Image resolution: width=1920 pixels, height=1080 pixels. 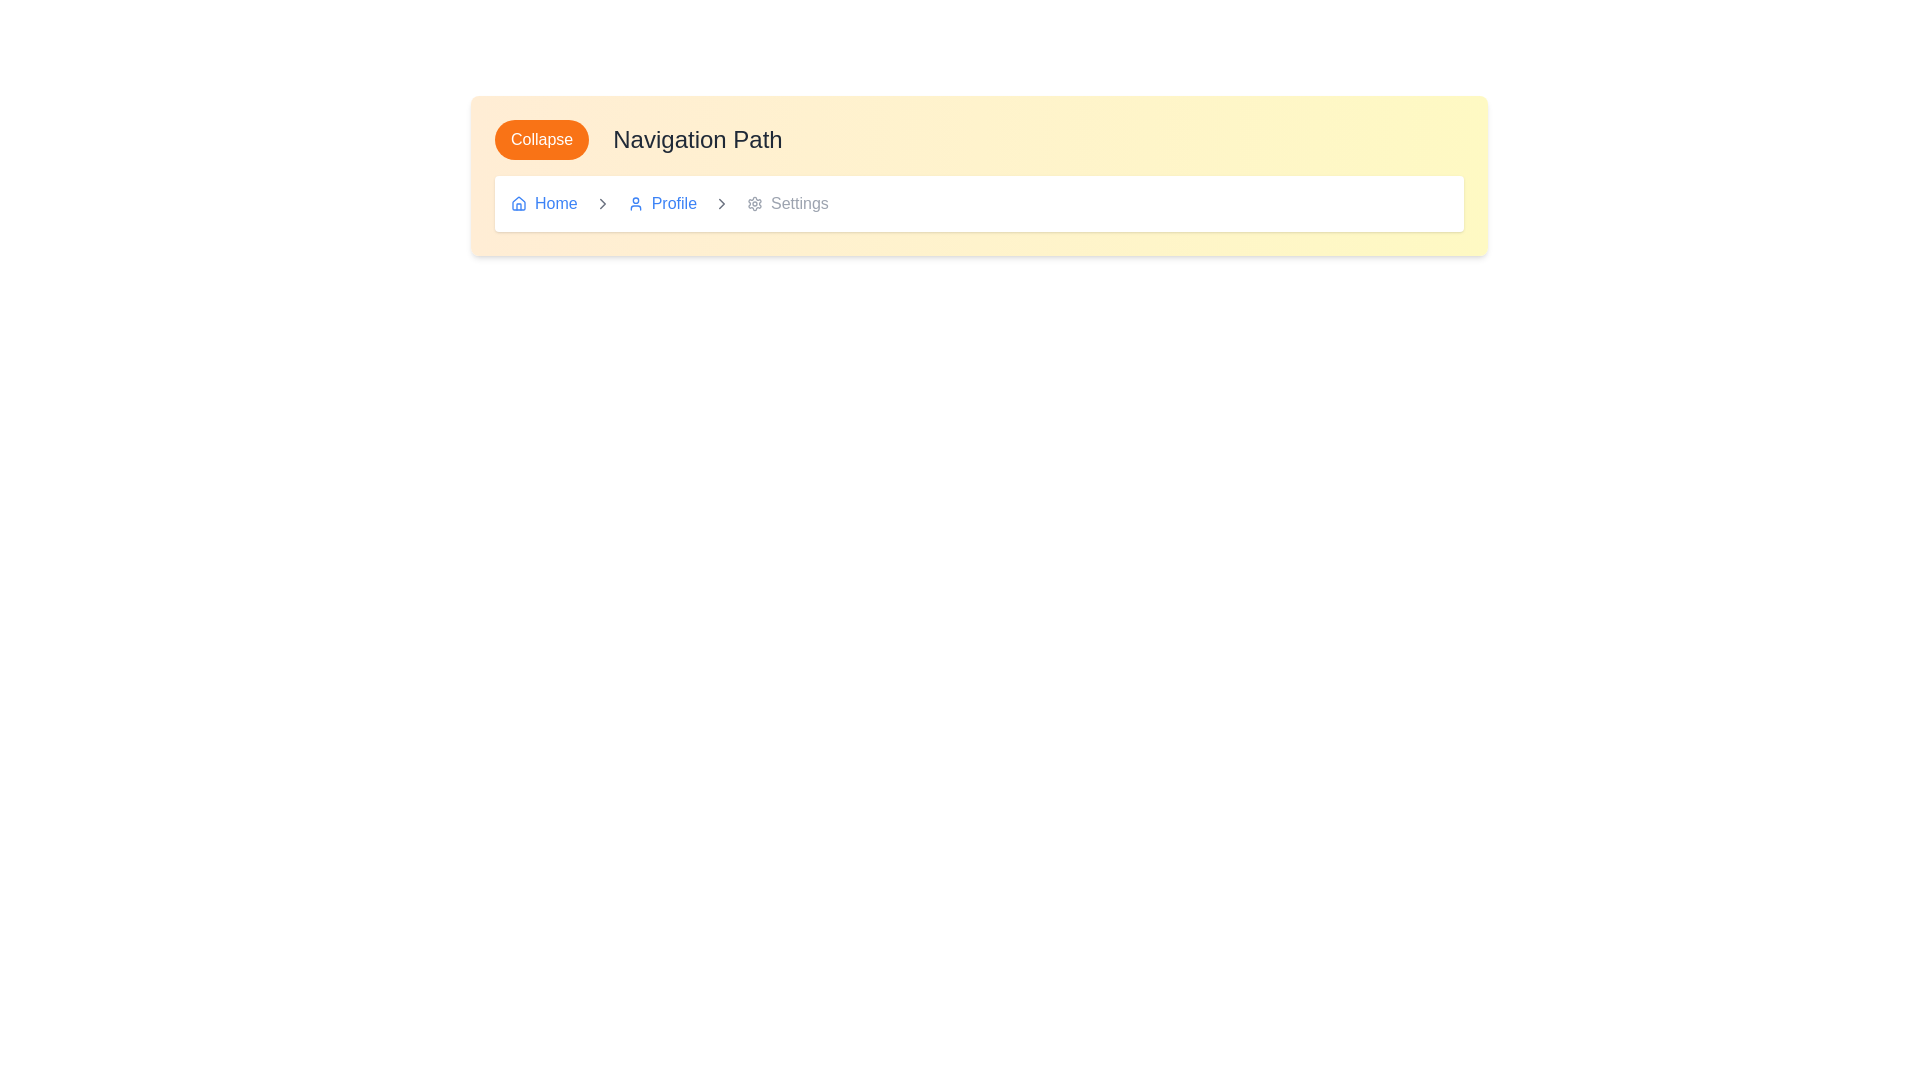 What do you see at coordinates (518, 203) in the screenshot?
I see `the stylized house-like icon in the breadcrumb navigation system` at bounding box center [518, 203].